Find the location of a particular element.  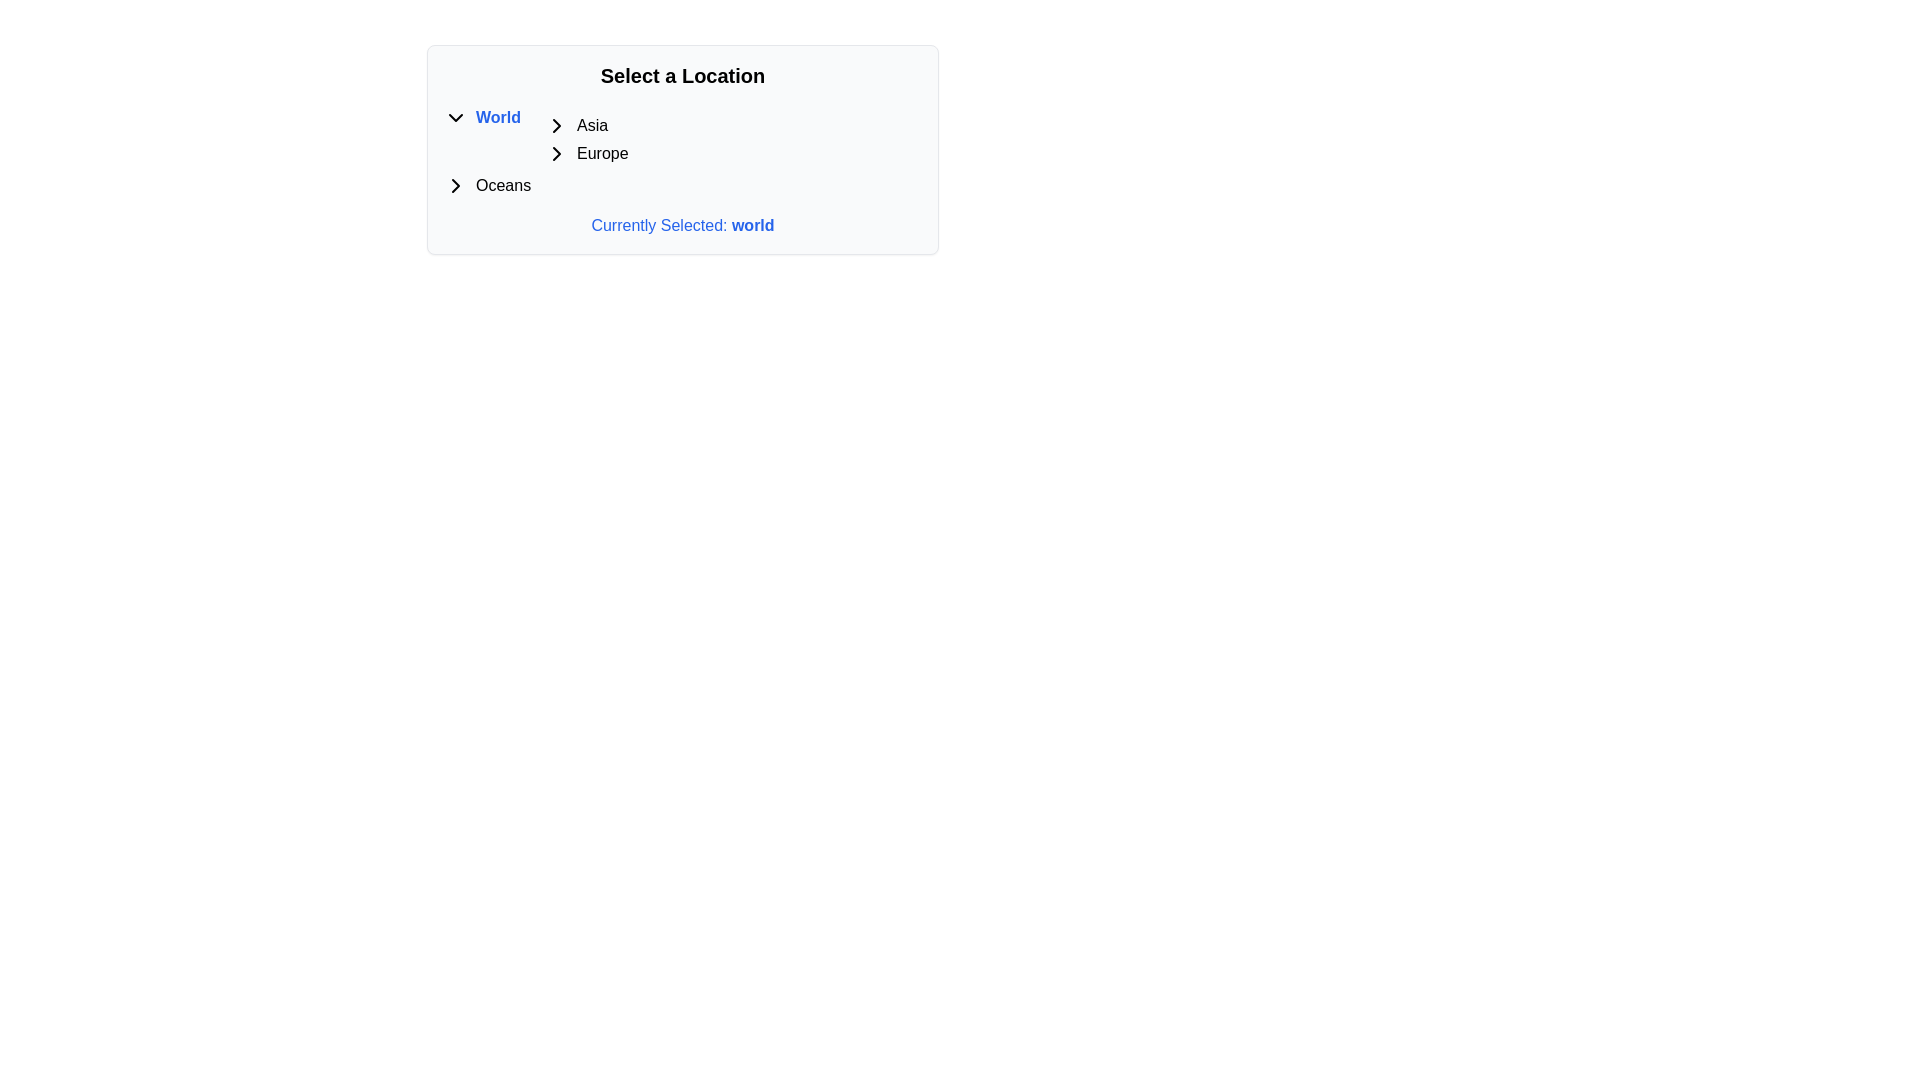

the Dropdown menu list items labeled 'Asia' and 'Europe' is located at coordinates (585, 138).